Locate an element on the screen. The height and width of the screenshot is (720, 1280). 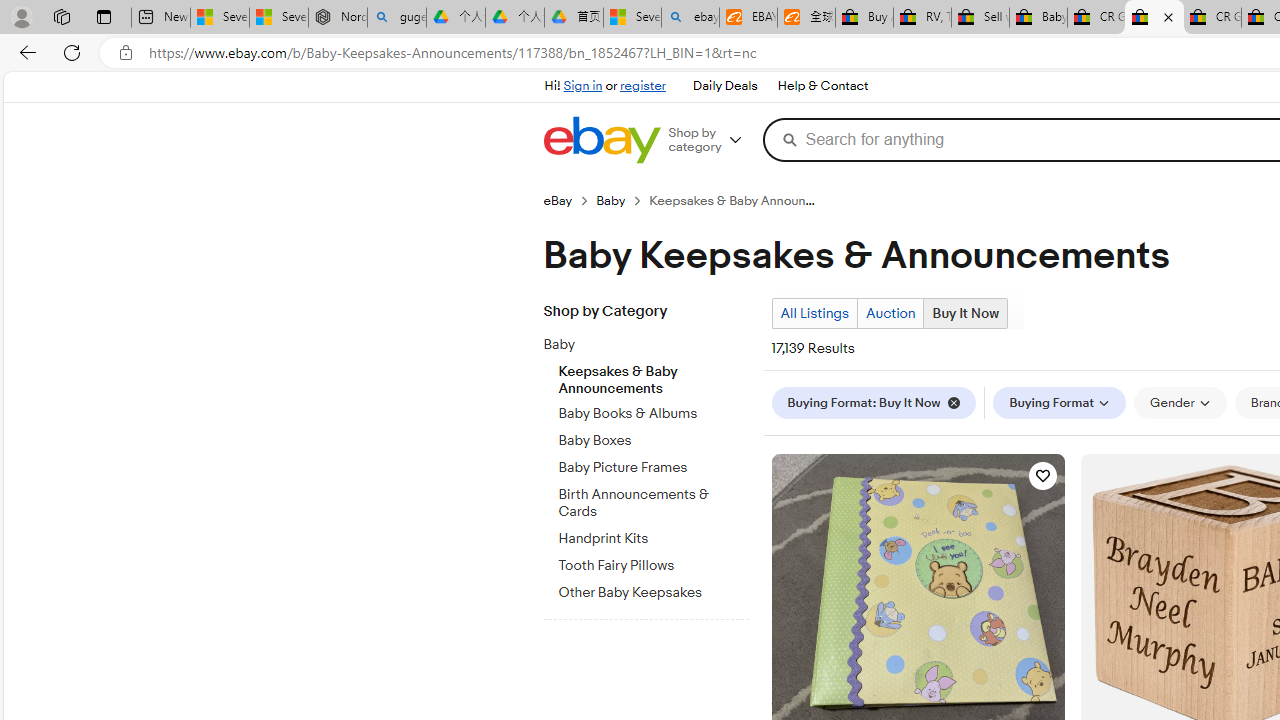
'Gender' is located at coordinates (1180, 403).